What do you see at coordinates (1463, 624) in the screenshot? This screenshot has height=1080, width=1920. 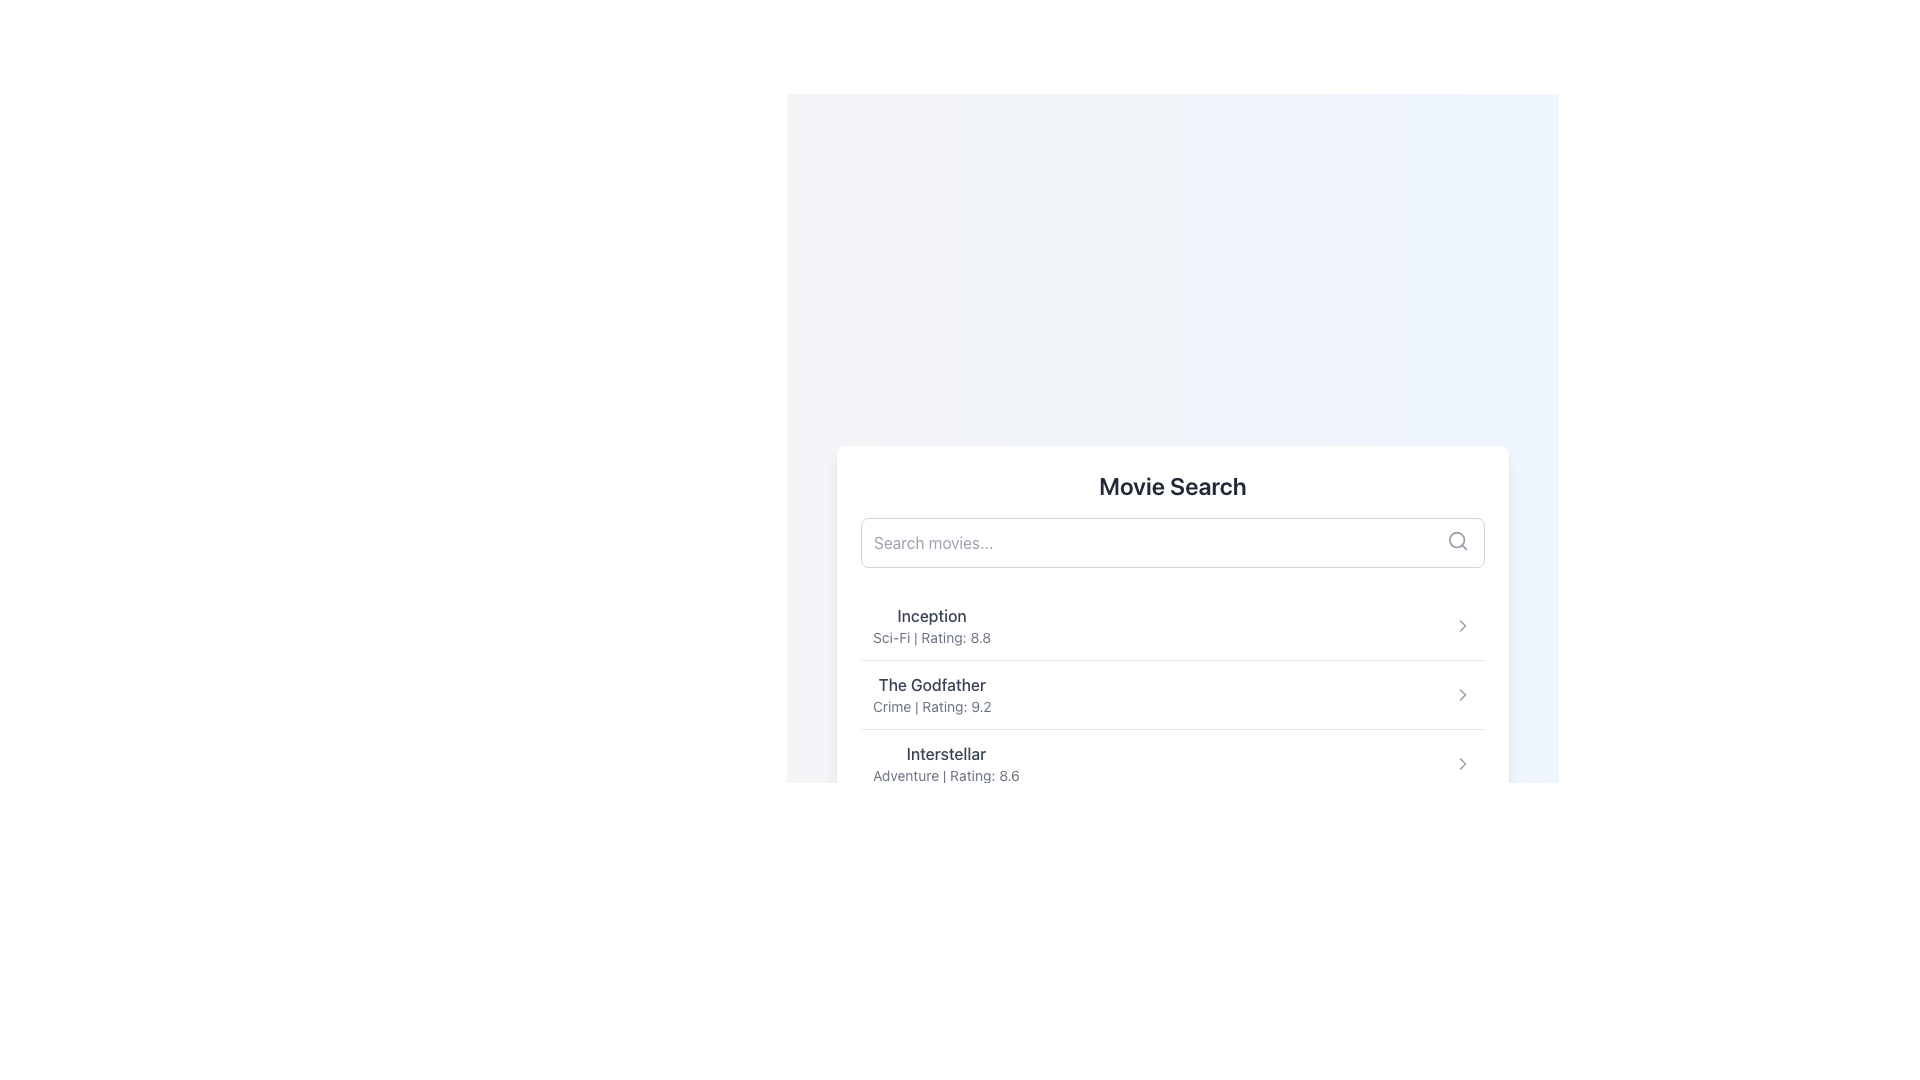 I see `the SVG arrow icon located to the far right of the list item titled 'Inception' under the 'Movie Search' heading` at bounding box center [1463, 624].